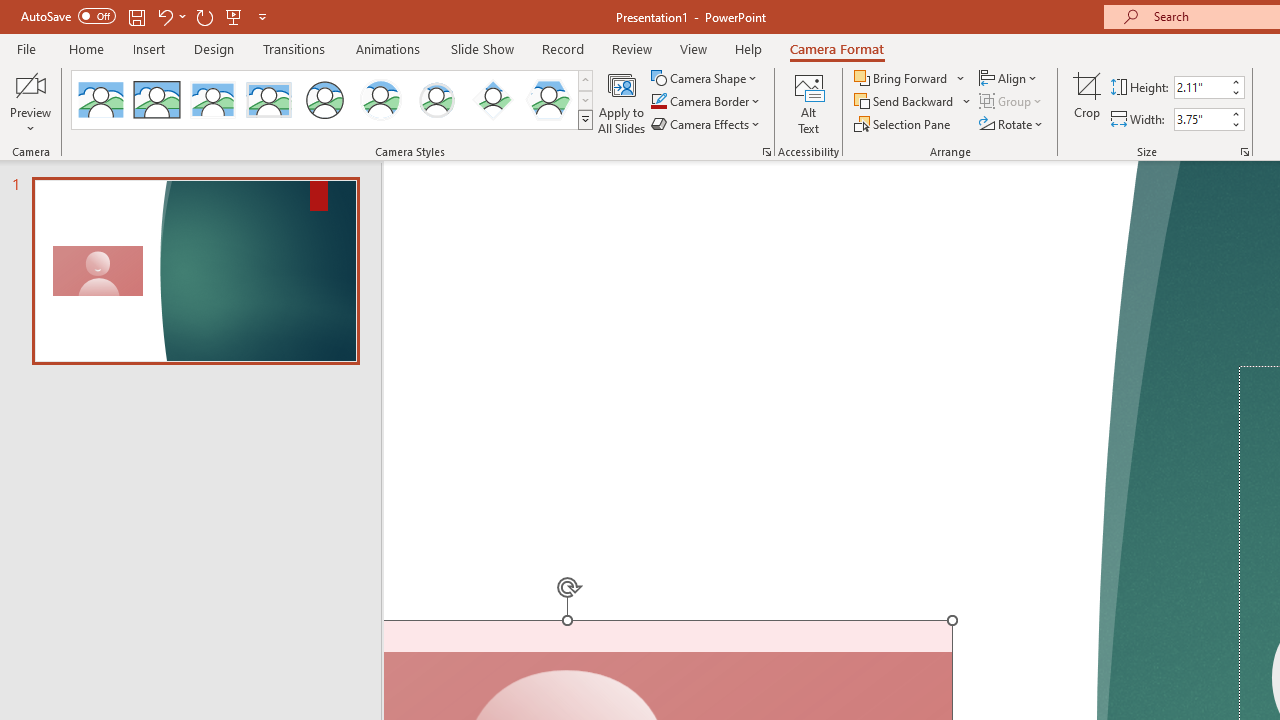  I want to click on 'No Style', so click(100, 100).